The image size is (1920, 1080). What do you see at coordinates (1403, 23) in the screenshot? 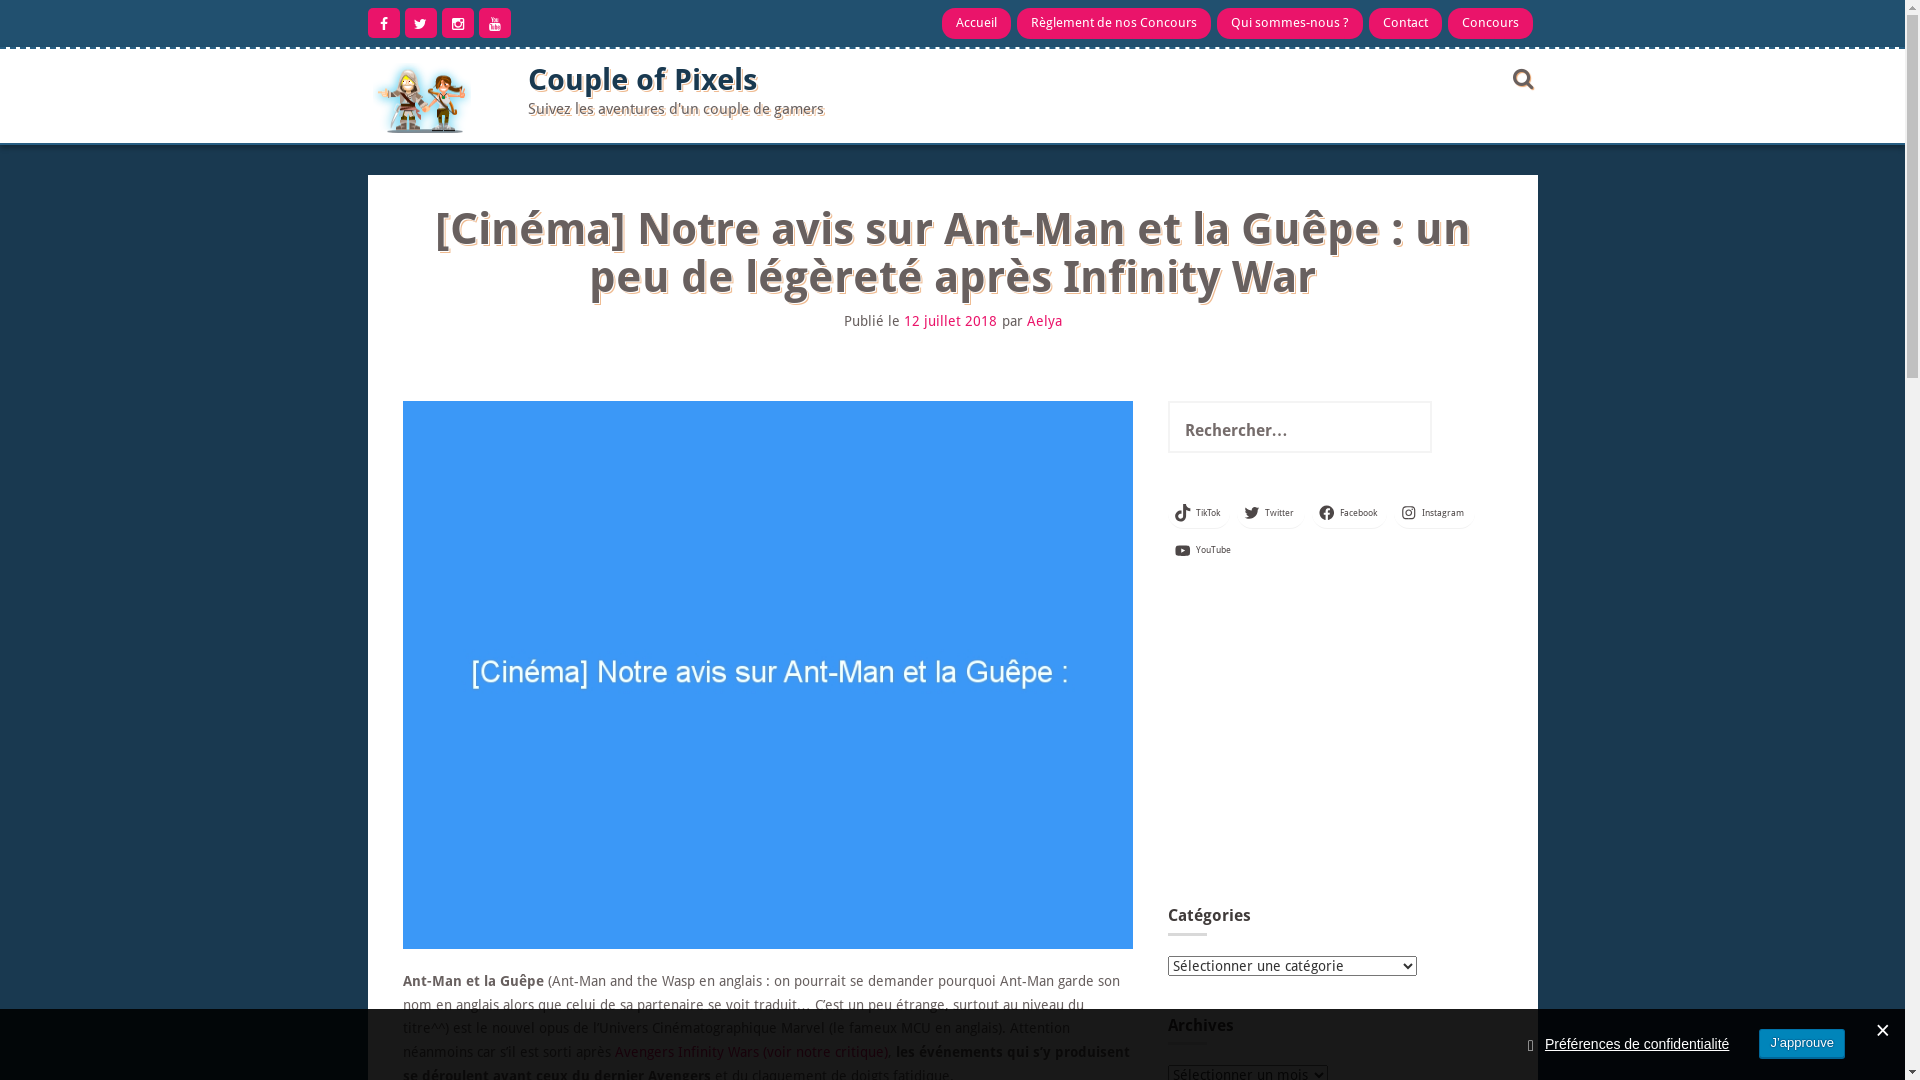
I see `'Contact'` at bounding box center [1403, 23].